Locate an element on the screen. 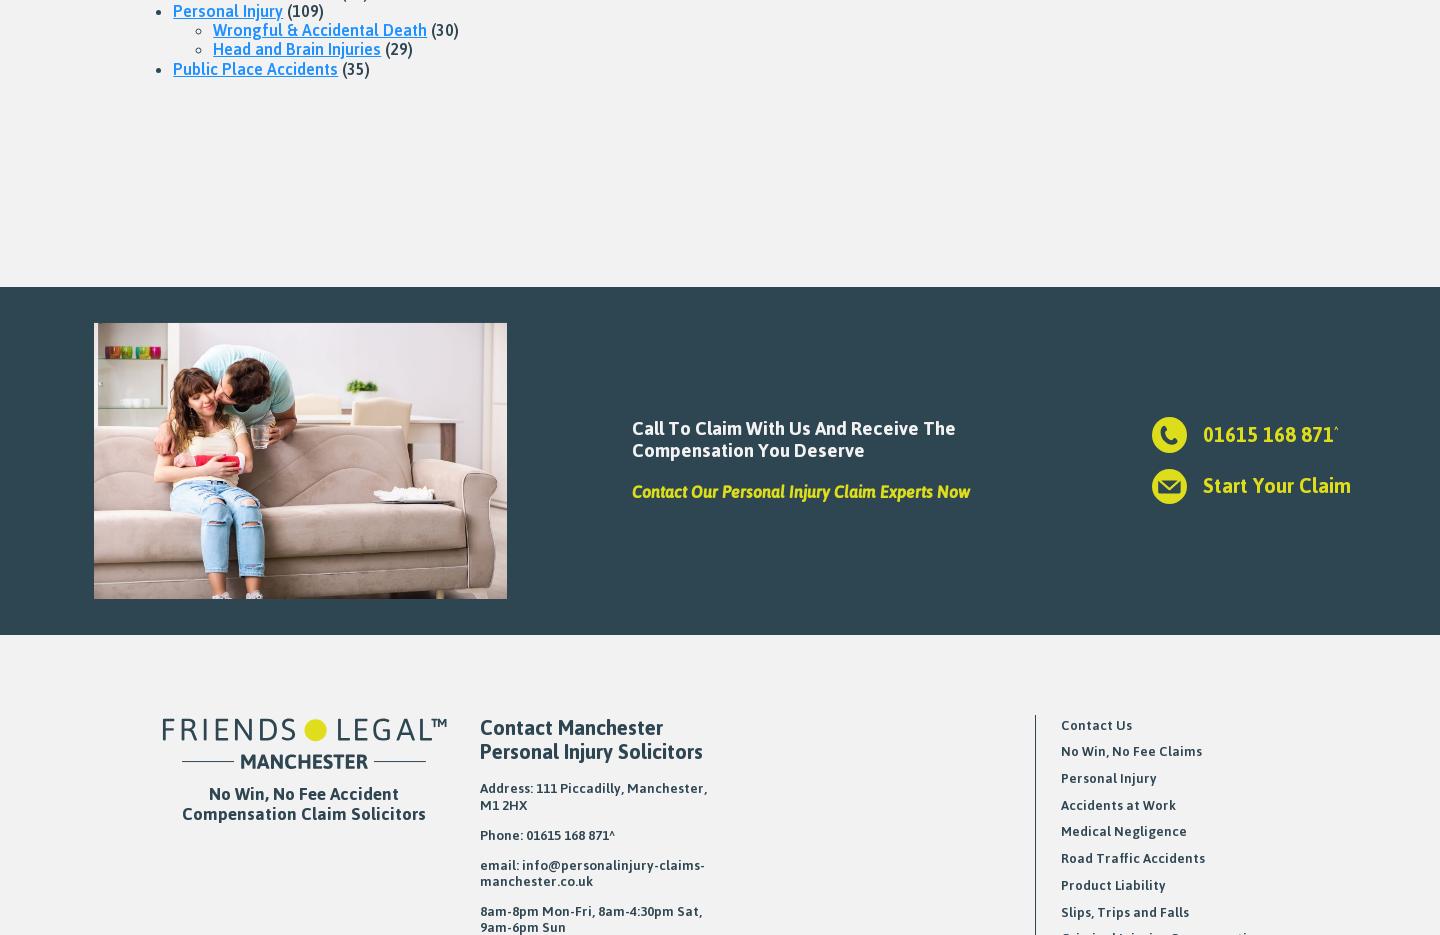 The image size is (1440, 935). 'Road Traffic Accidents' is located at coordinates (1130, 856).